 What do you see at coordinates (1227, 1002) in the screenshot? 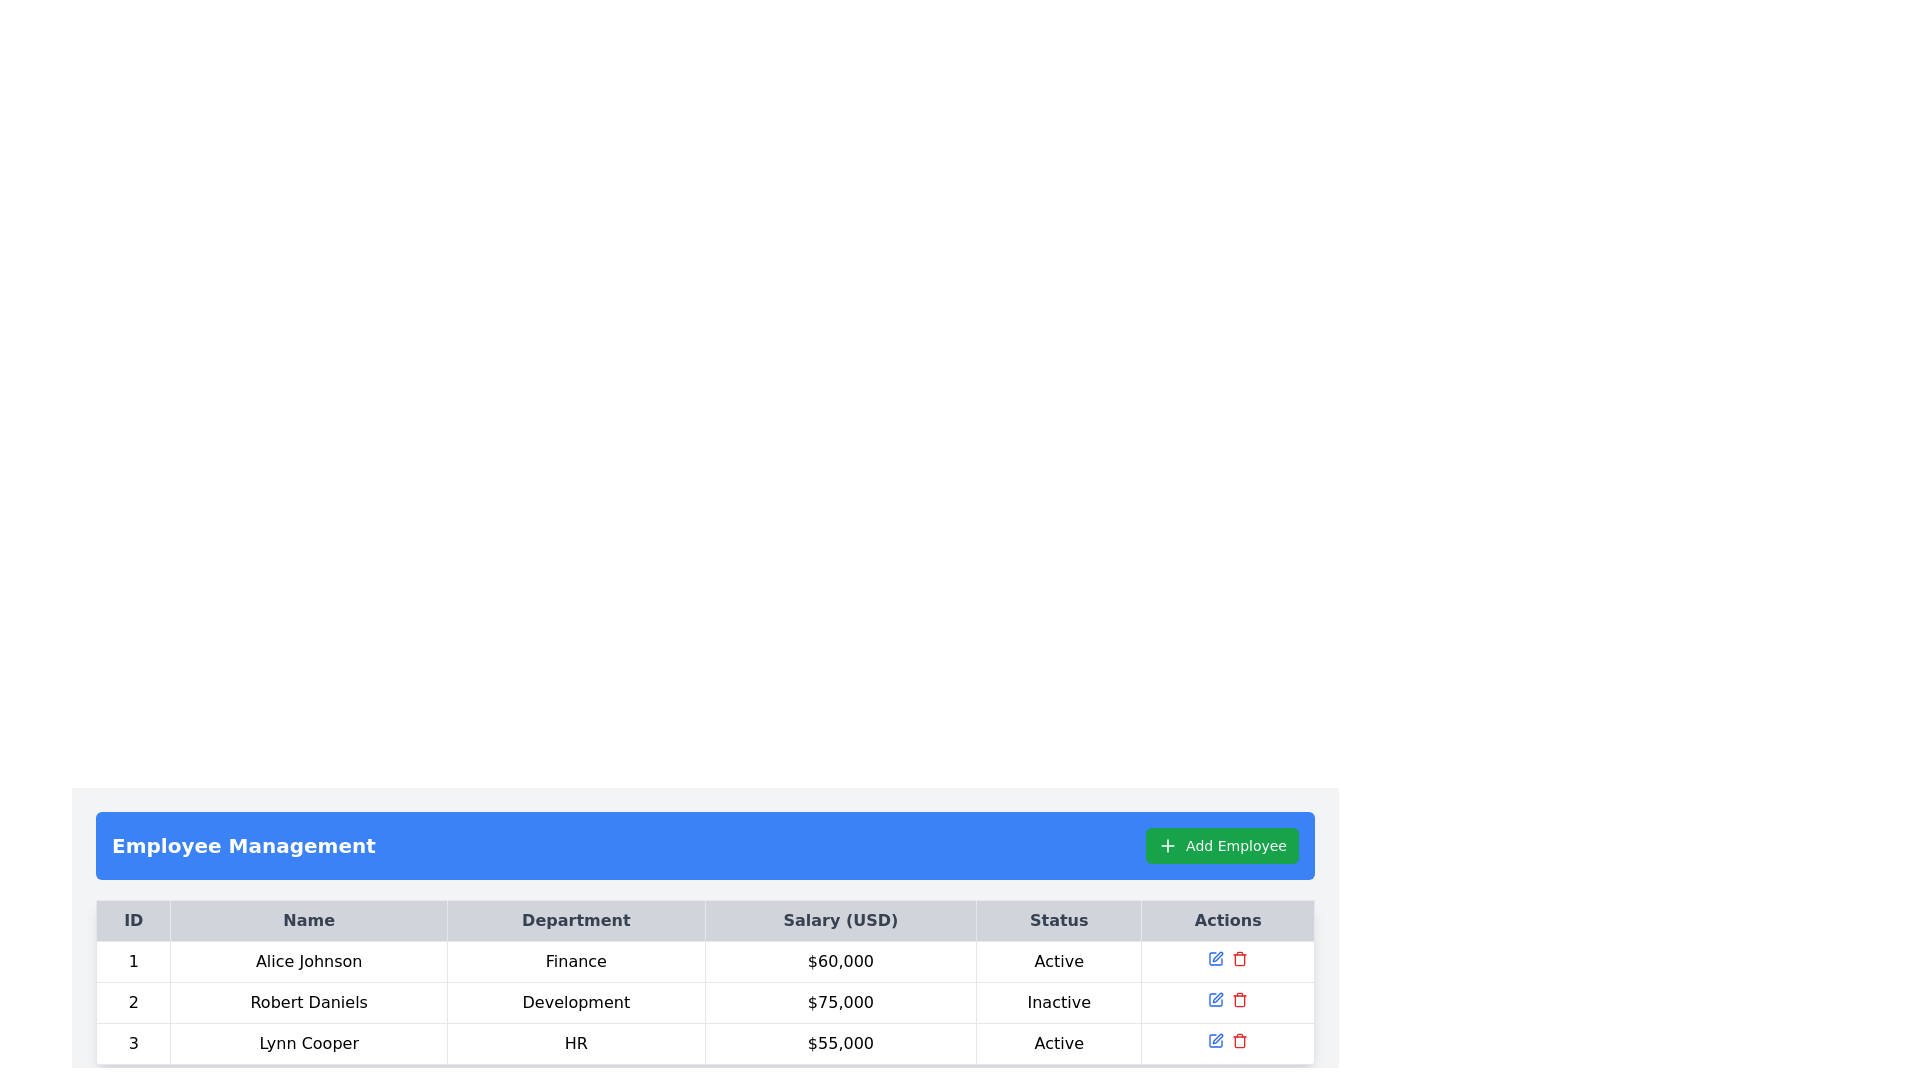
I see `the grouped interactive icons in the actions column of the row for 'Robert Daniels'` at bounding box center [1227, 1002].